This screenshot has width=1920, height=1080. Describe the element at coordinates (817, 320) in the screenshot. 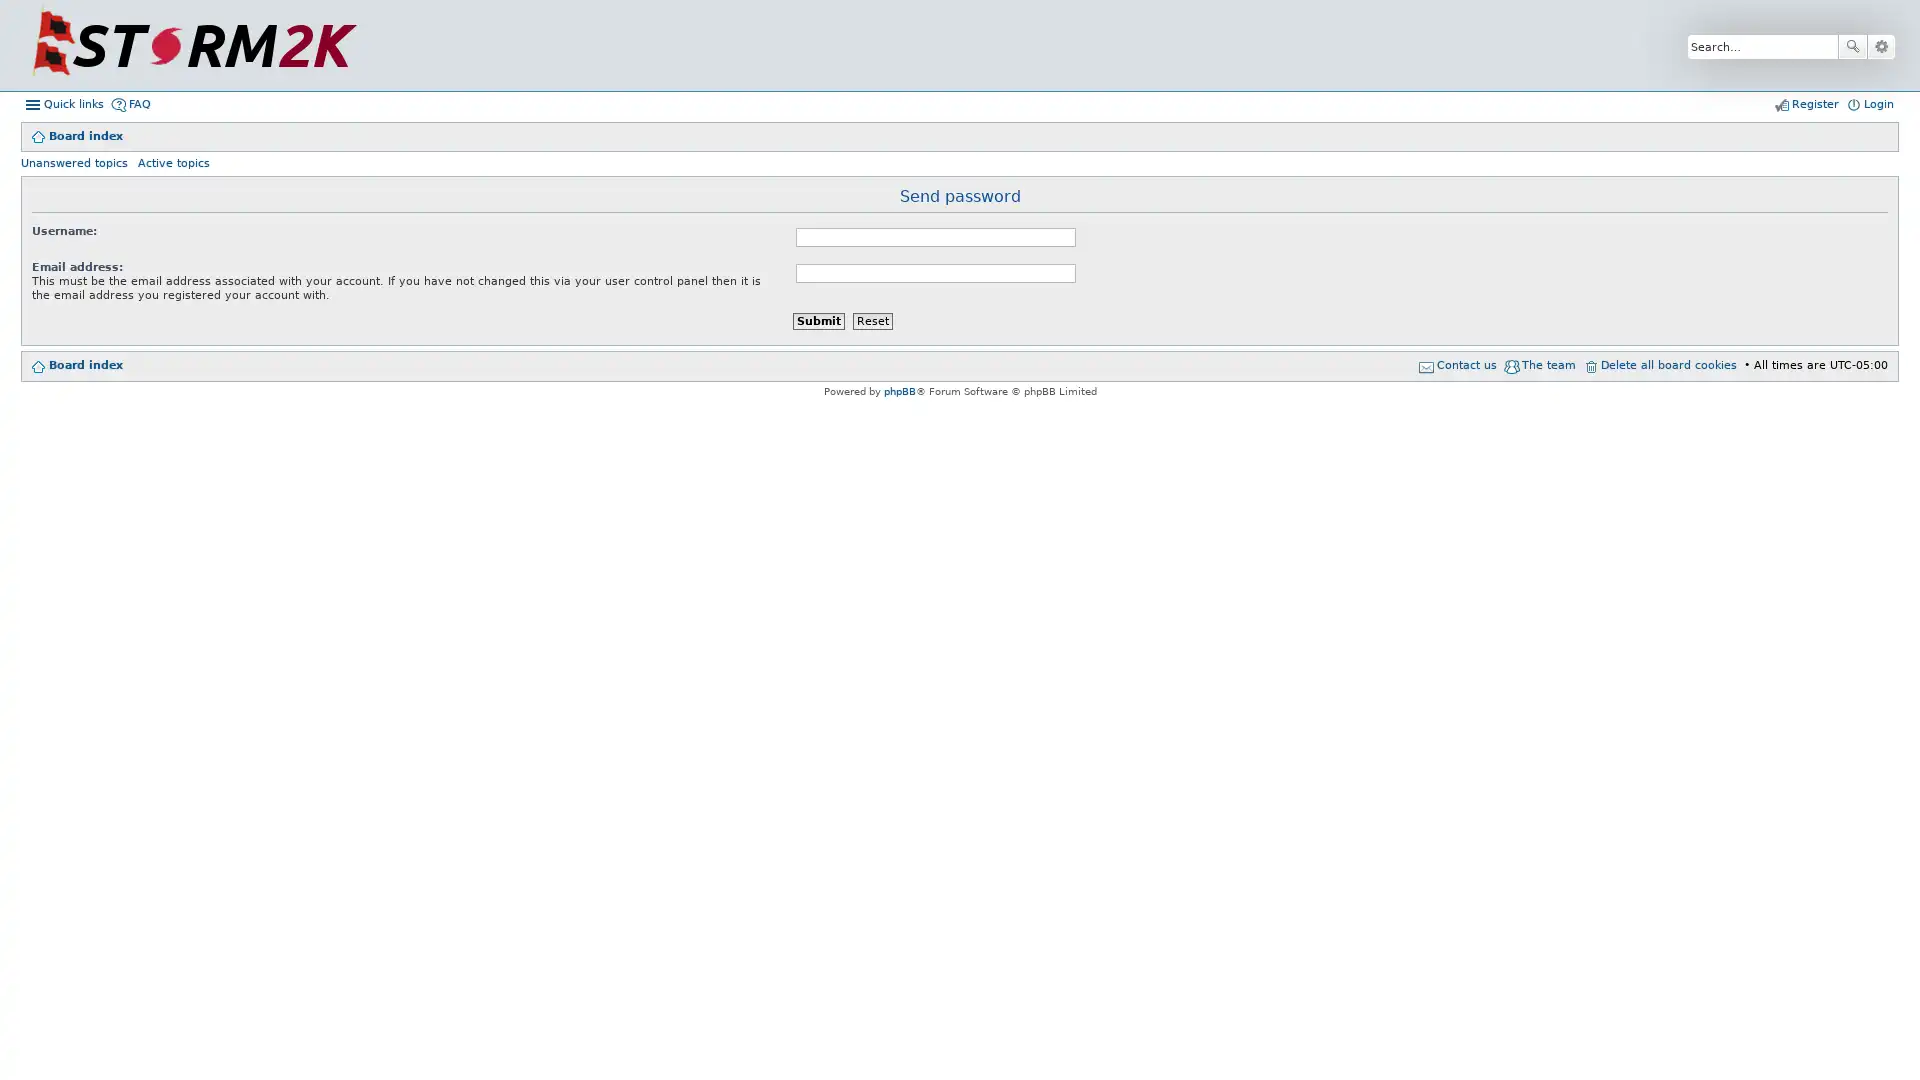

I see `Submit` at that location.